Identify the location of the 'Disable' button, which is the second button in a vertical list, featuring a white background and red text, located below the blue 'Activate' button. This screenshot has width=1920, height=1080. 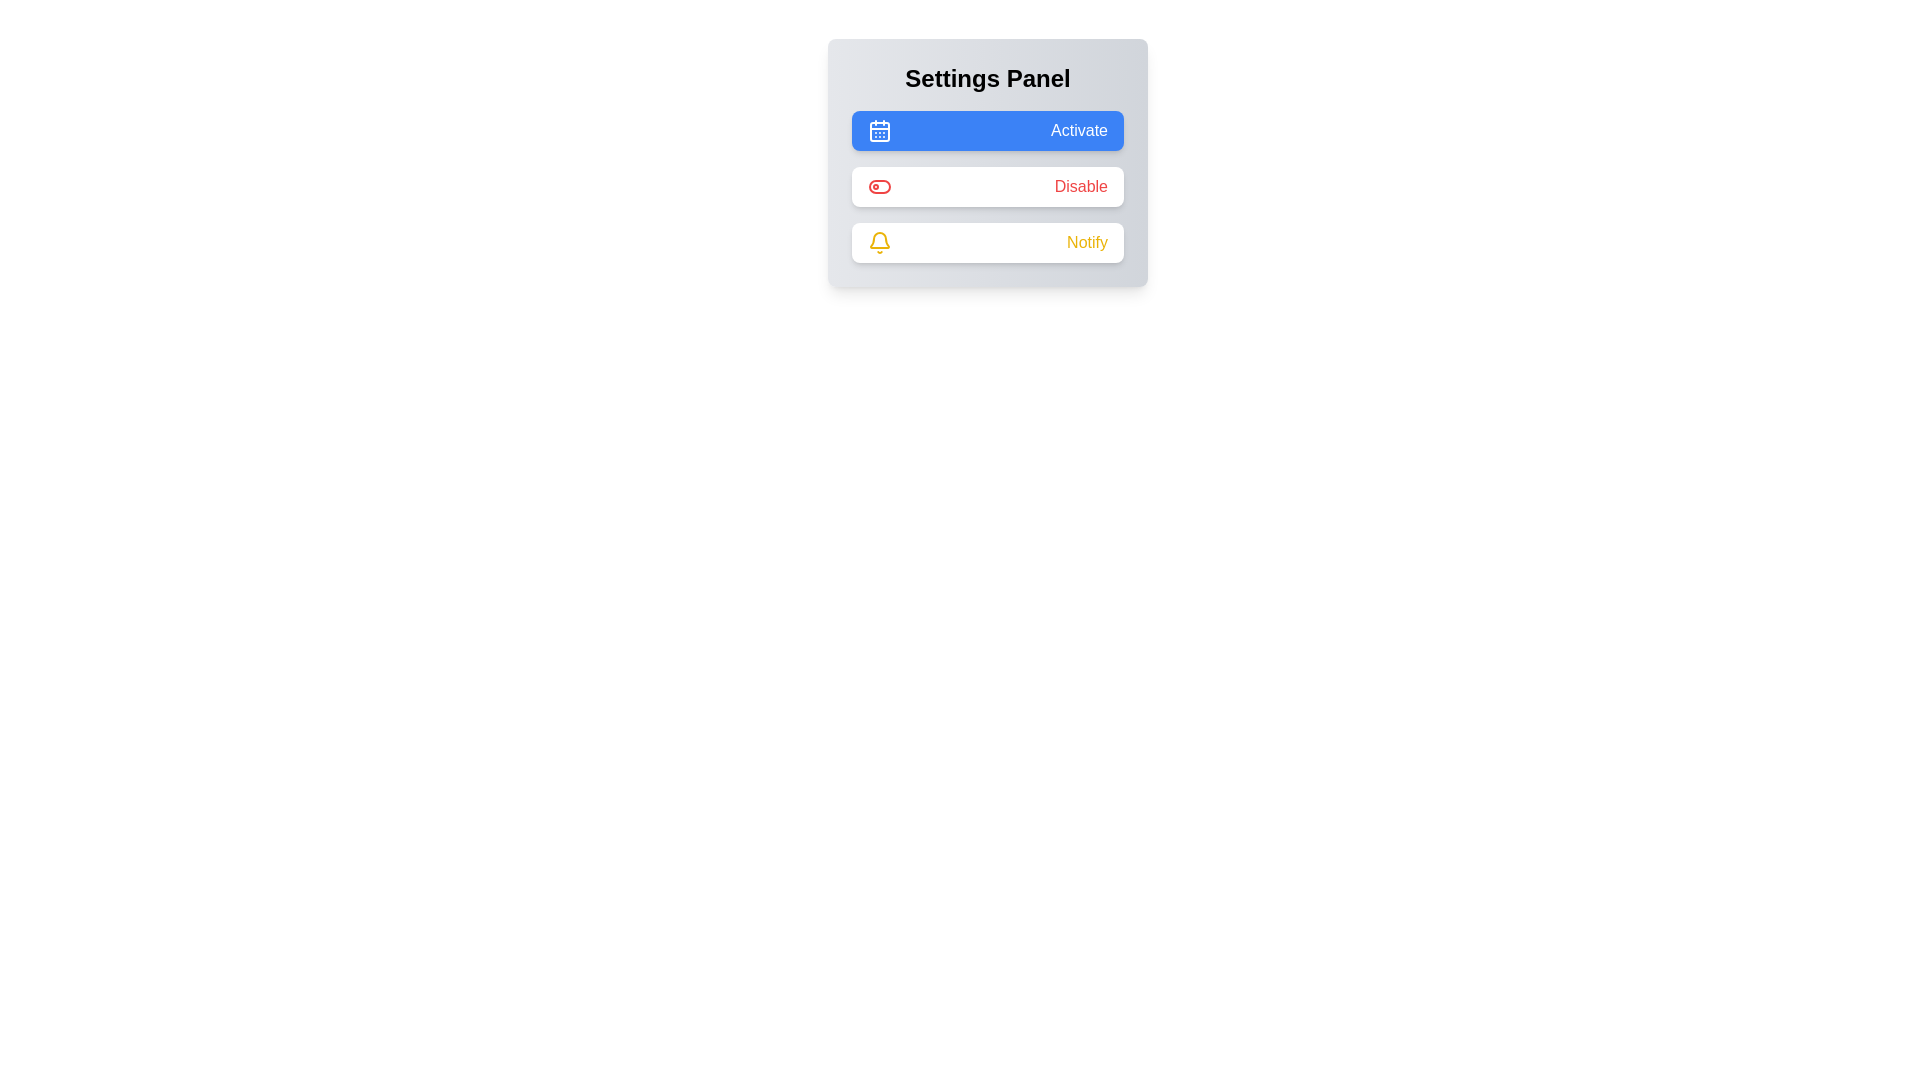
(988, 186).